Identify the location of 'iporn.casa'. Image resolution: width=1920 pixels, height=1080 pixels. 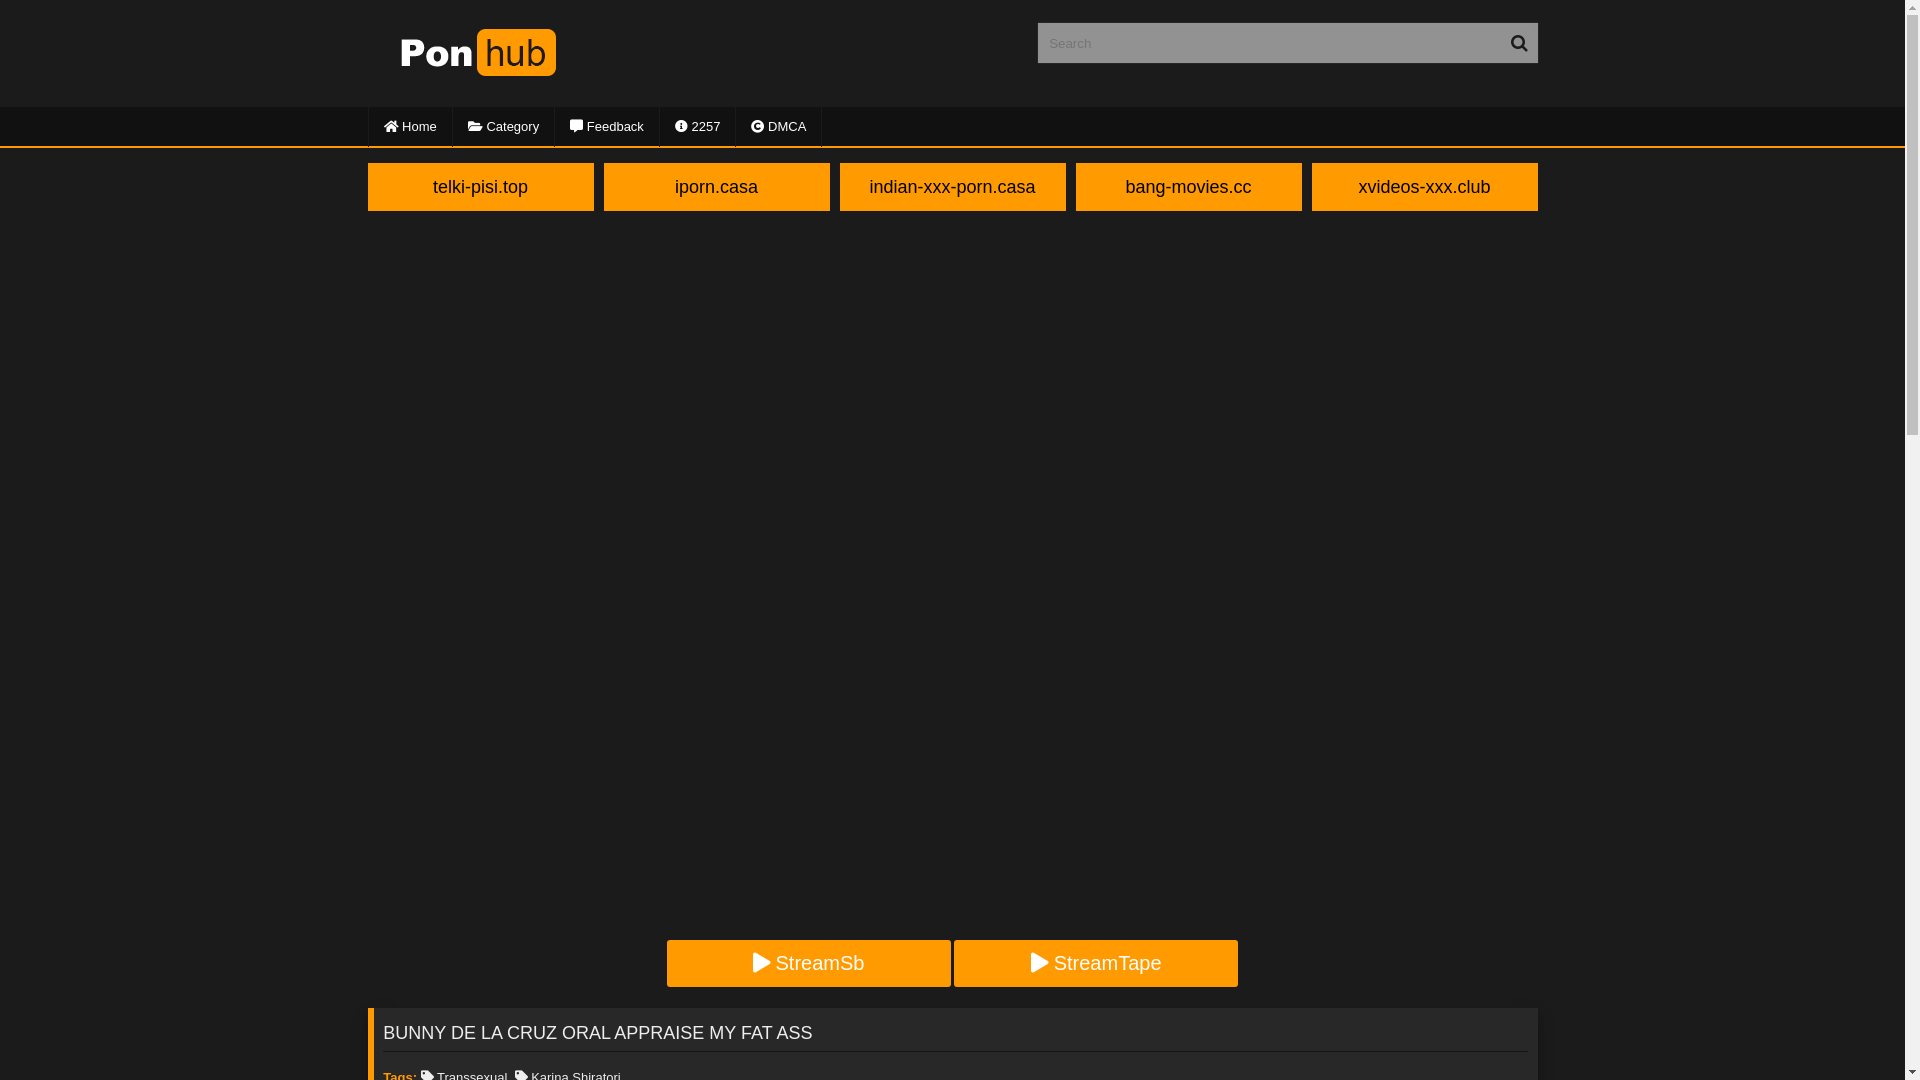
(716, 186).